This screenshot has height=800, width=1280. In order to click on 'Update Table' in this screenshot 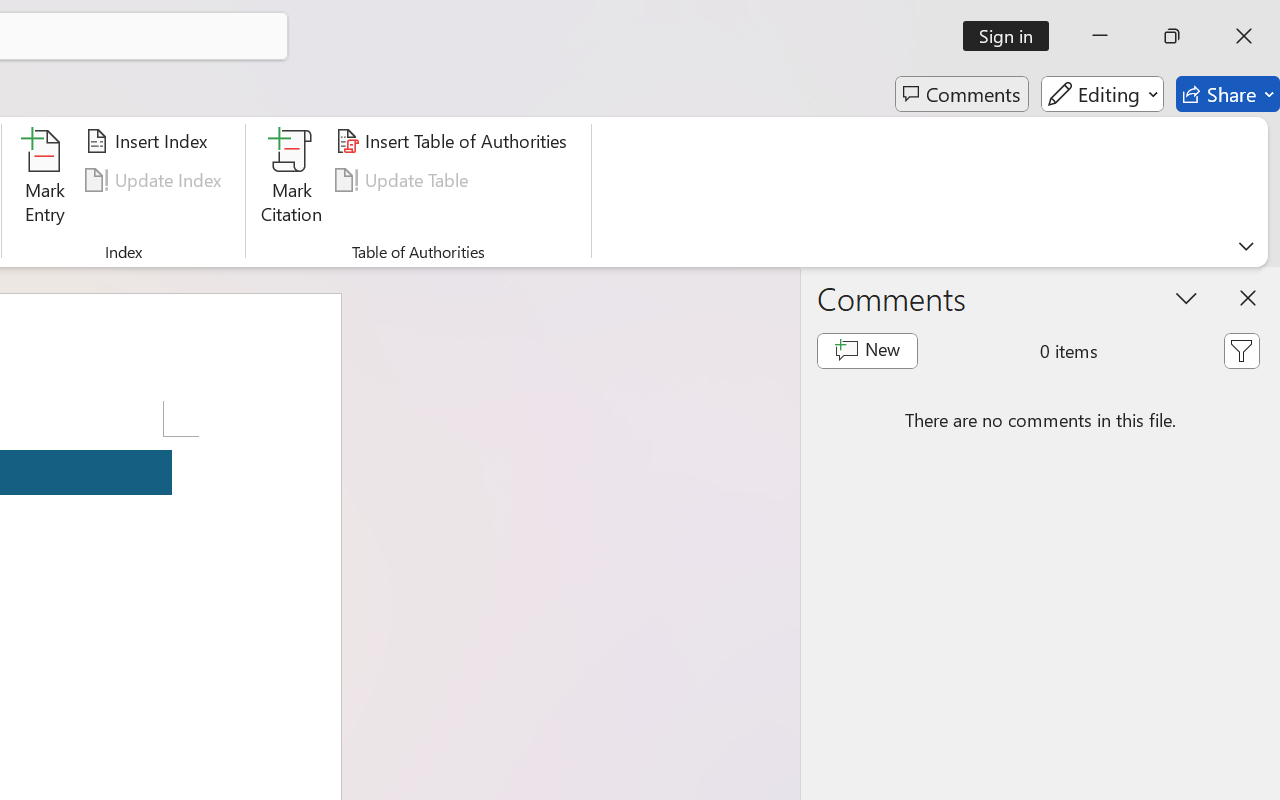, I will do `click(404, 179)`.